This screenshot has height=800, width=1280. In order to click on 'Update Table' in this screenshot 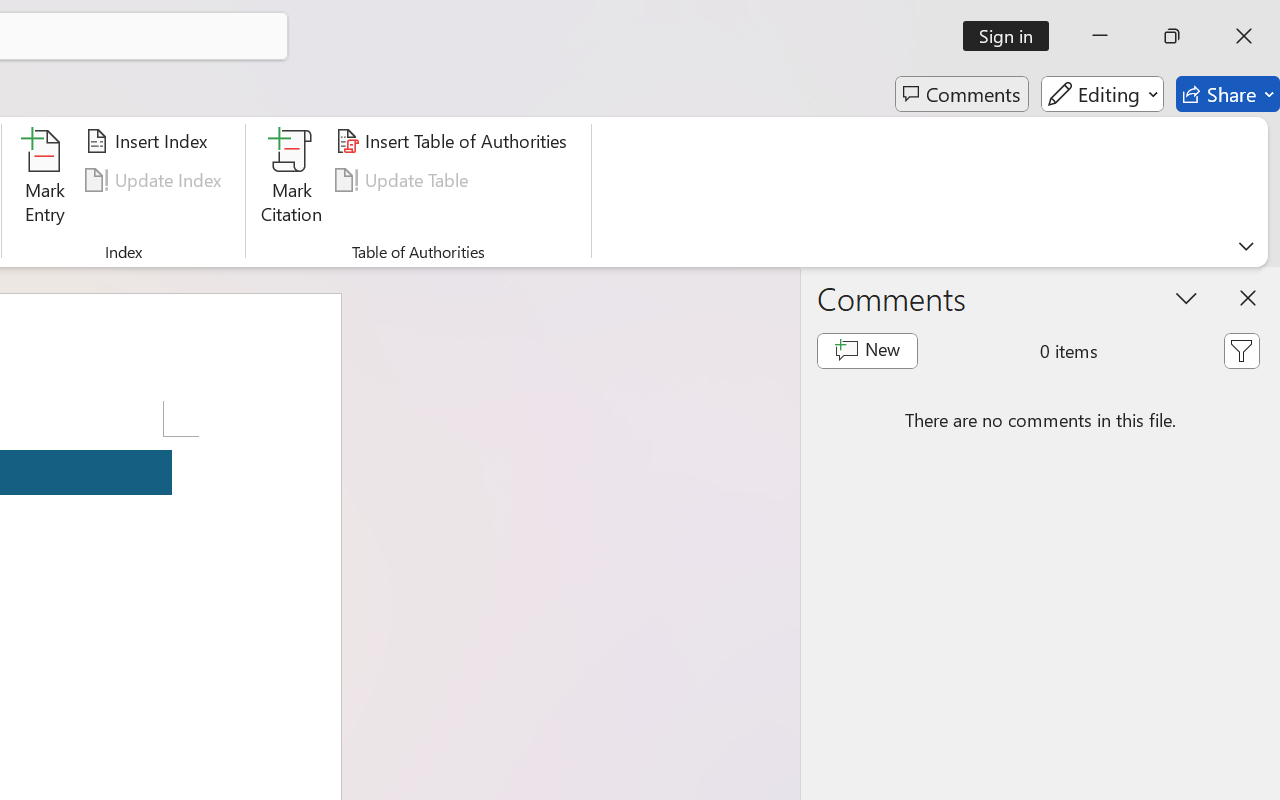, I will do `click(404, 179)`.